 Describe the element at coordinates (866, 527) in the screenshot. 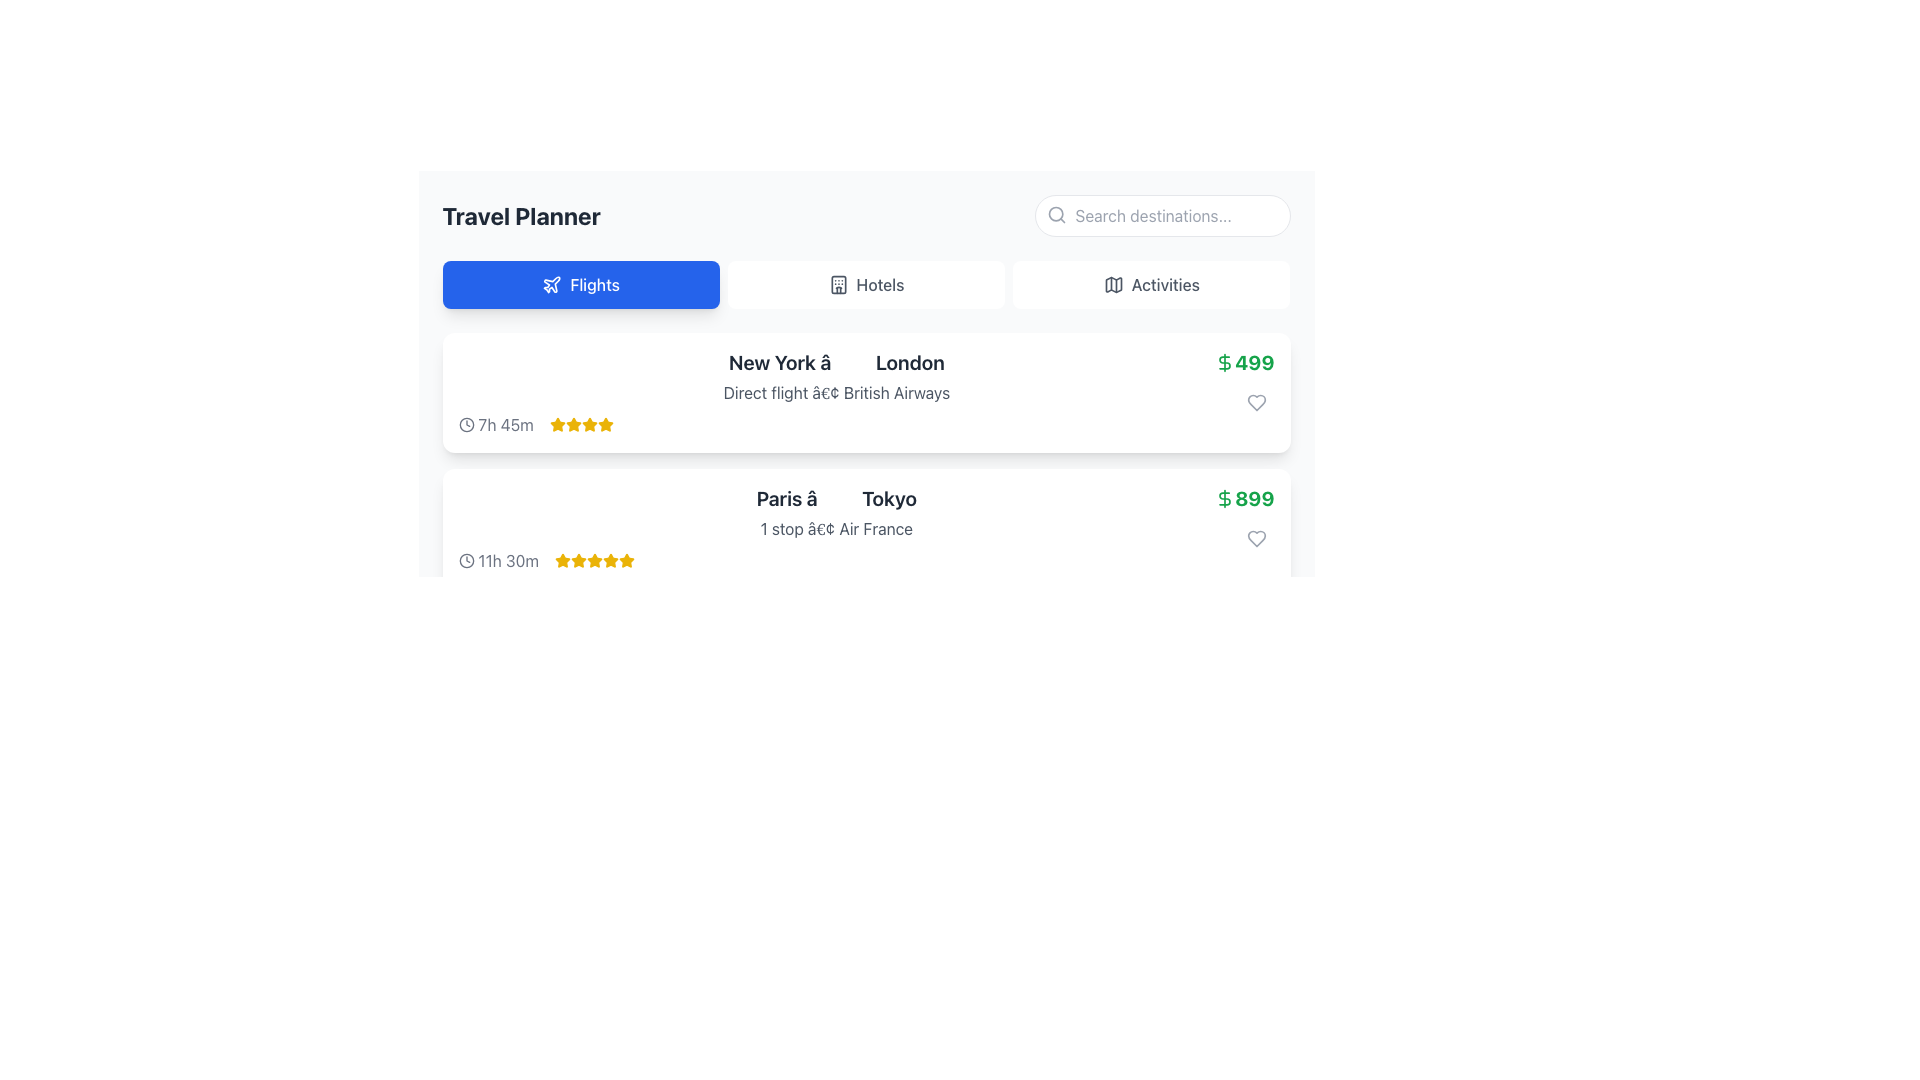

I see `the flight listing item that displays details about a flight from Paris to Tokyo, including the title 'Paris → Tokyo', features '1 stop • Air France', duration '11h 30m', and price '$899'` at that location.